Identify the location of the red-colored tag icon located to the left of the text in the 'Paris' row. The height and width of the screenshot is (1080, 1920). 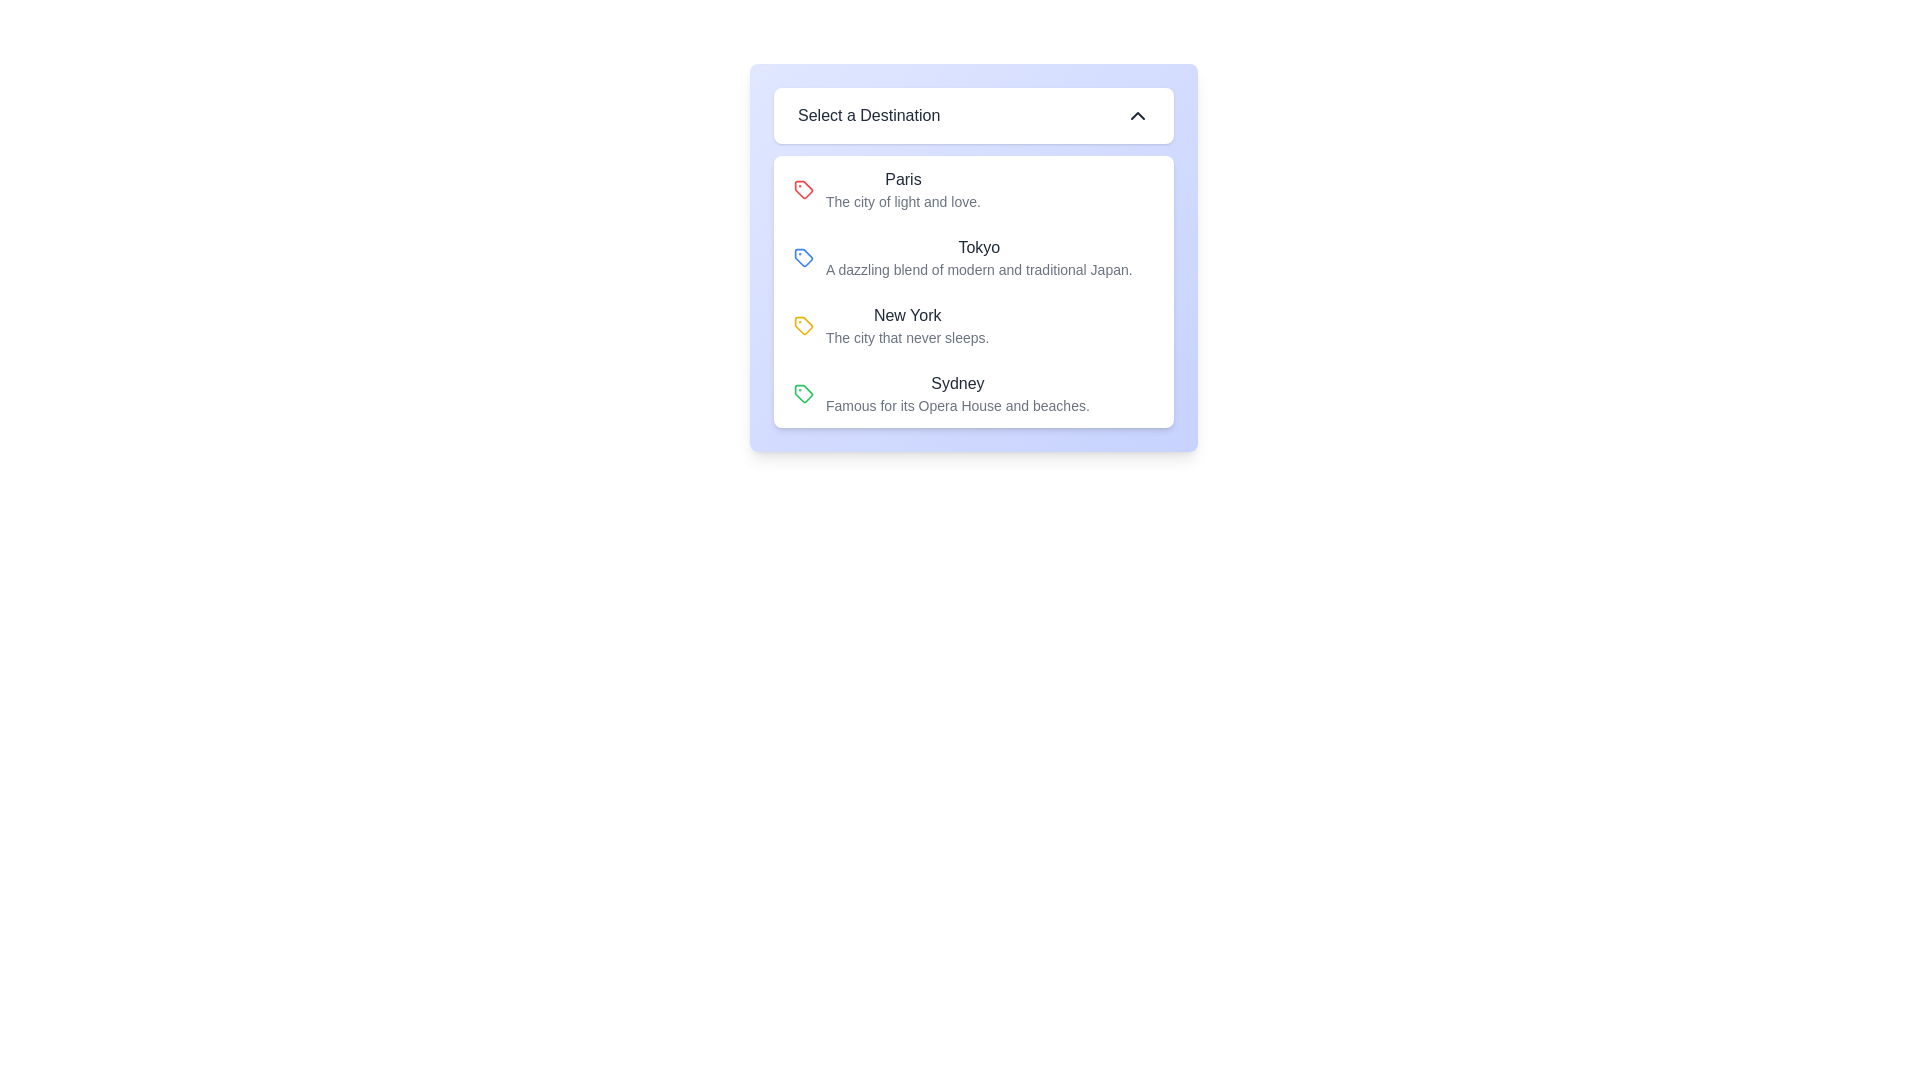
(804, 189).